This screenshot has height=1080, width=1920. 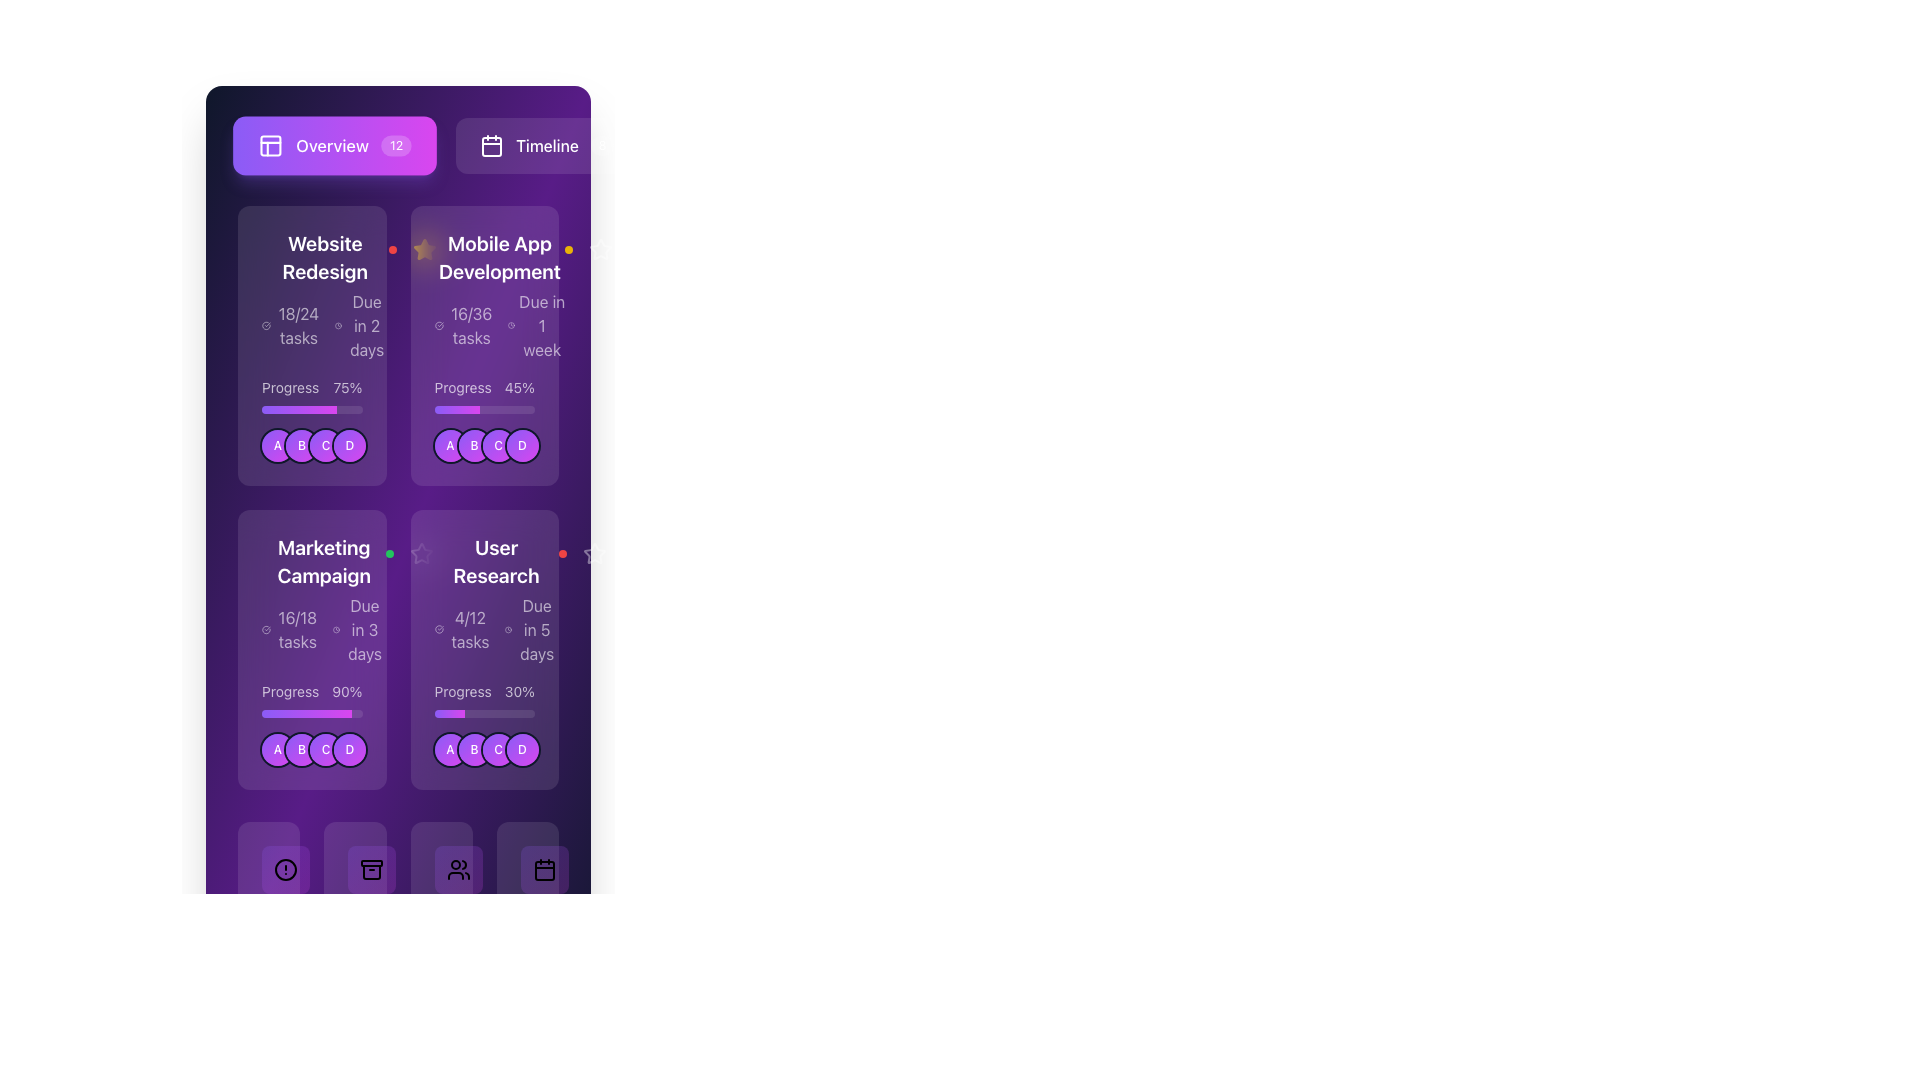 What do you see at coordinates (499, 325) in the screenshot?
I see `text information block that indicates the tasks completed and time left for the 'Mobile App Development' project, located in the middle segment of the card` at bounding box center [499, 325].